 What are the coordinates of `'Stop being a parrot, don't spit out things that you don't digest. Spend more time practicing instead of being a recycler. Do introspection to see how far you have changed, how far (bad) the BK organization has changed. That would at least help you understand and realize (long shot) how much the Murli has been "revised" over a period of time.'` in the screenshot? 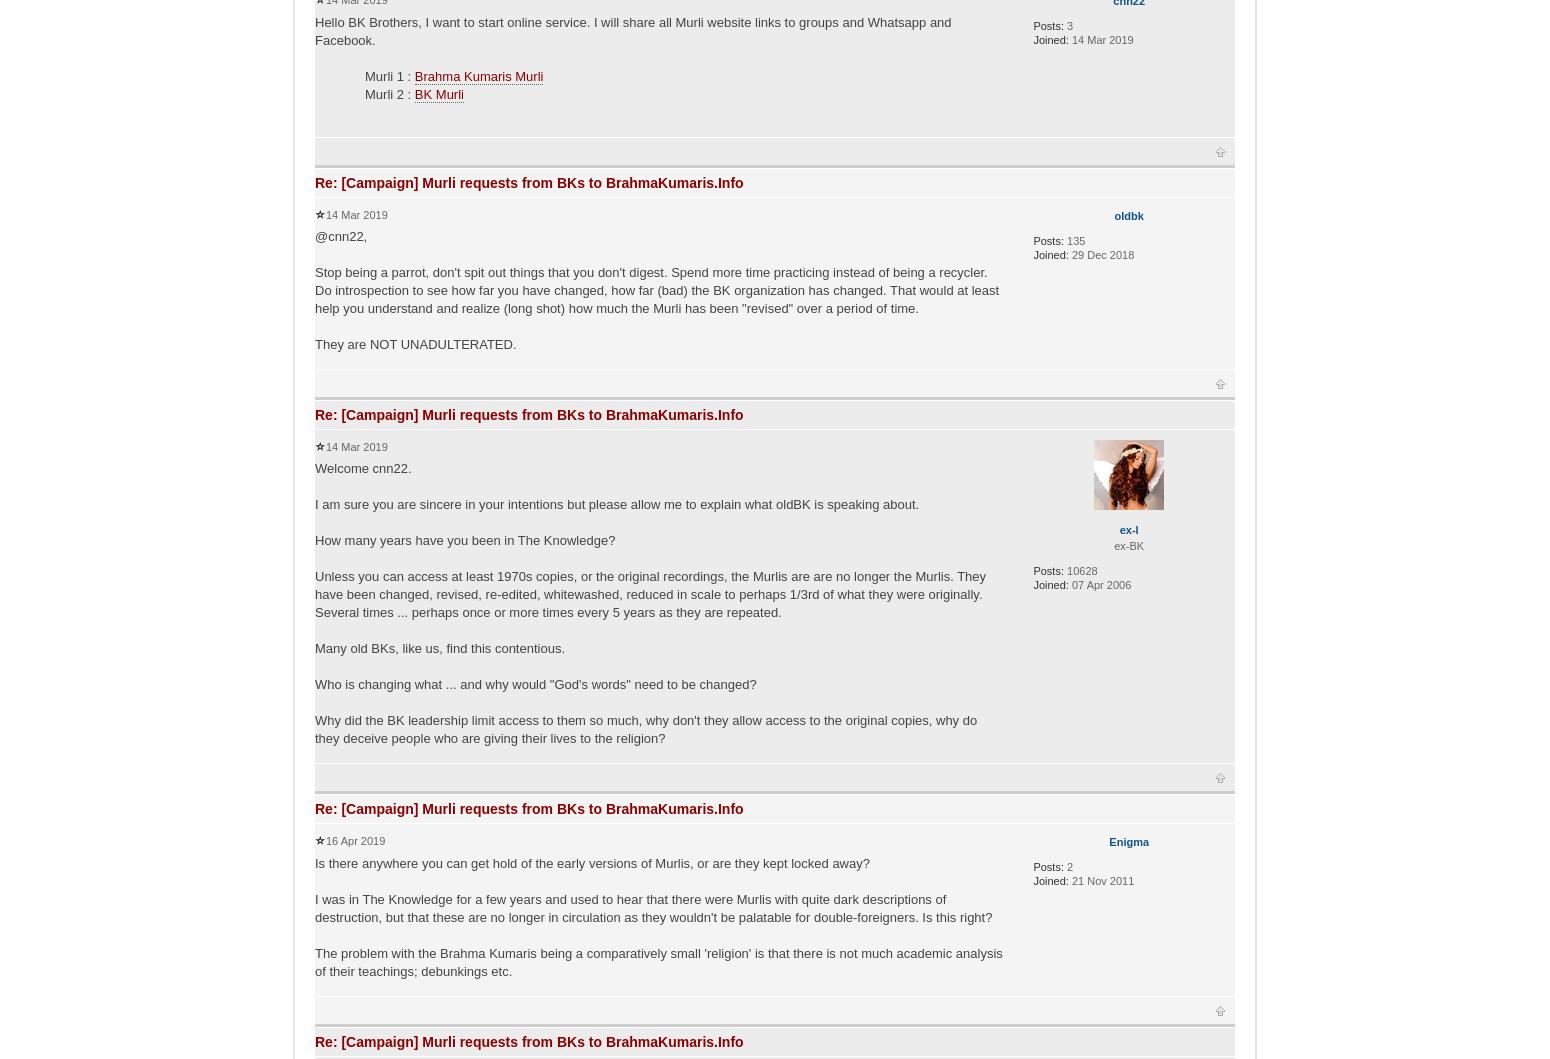 It's located at (656, 290).